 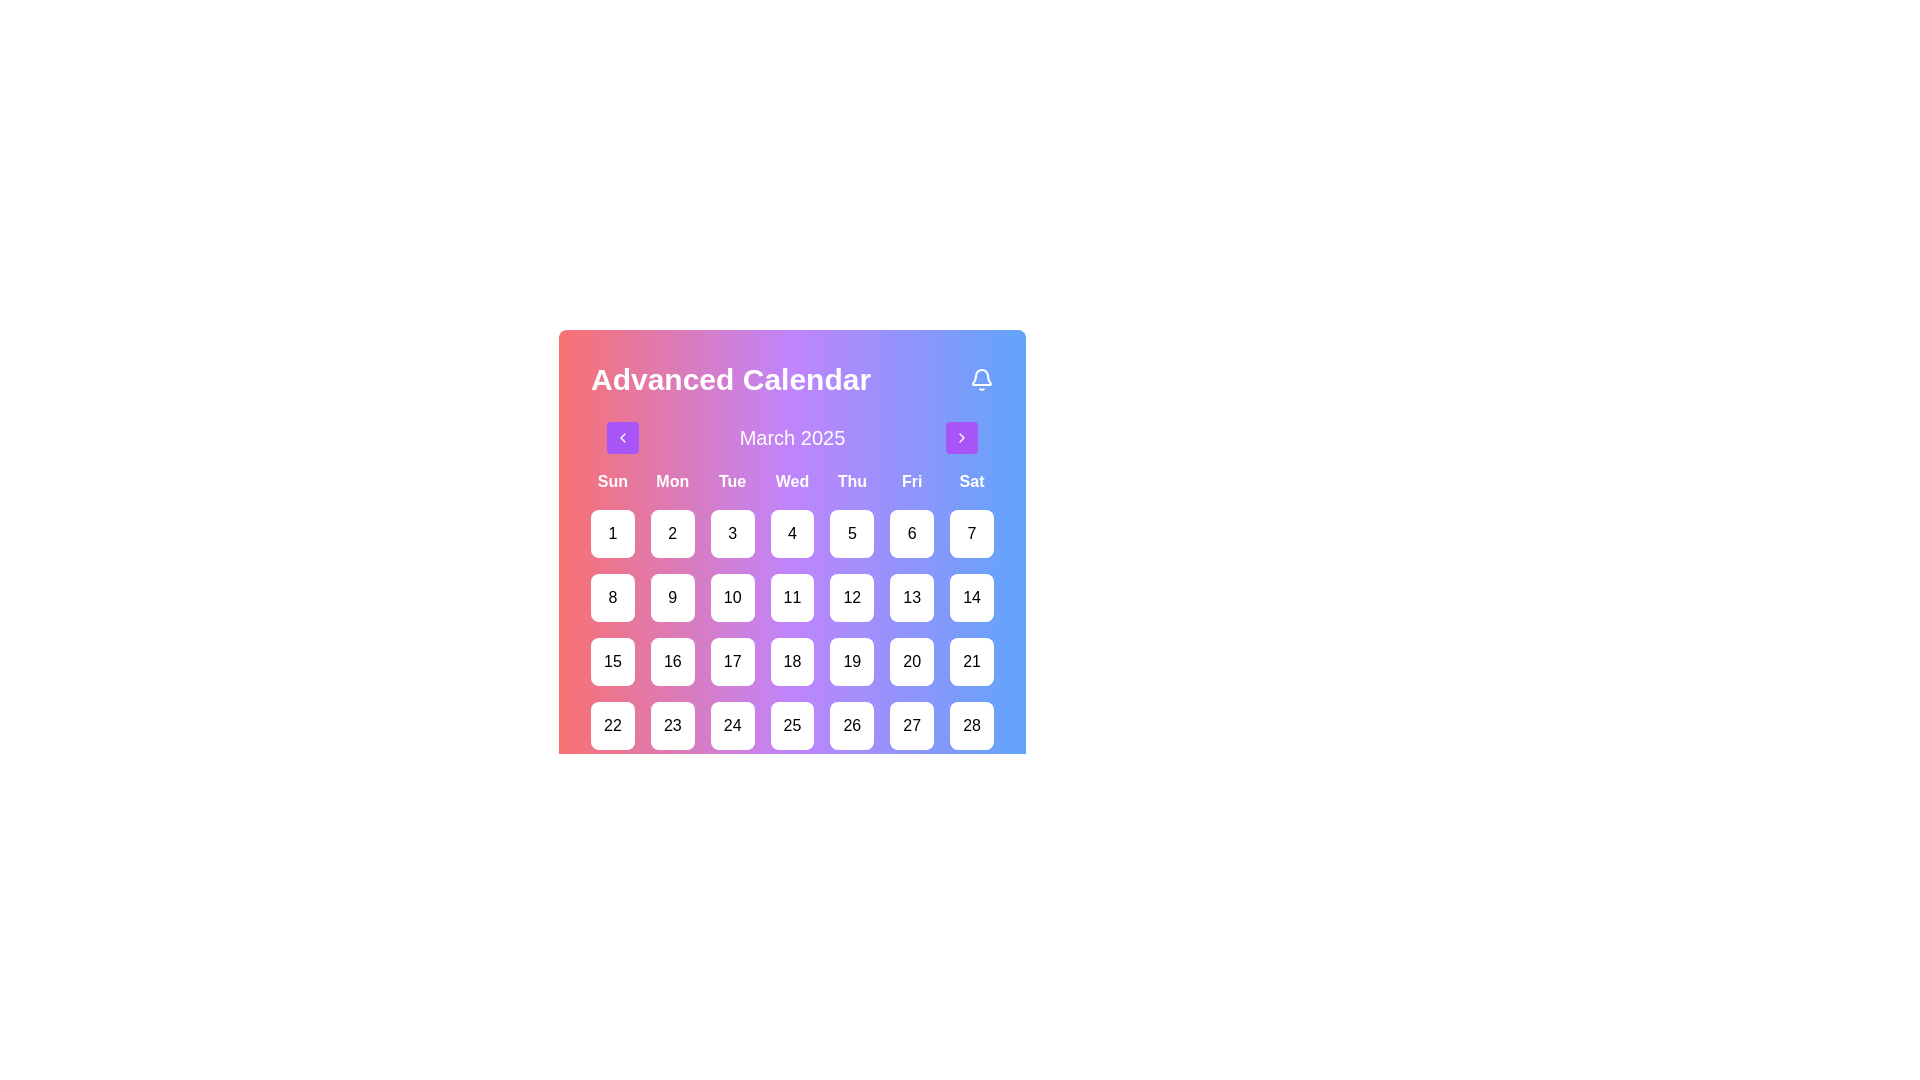 What do you see at coordinates (611, 725) in the screenshot?
I see `the Button-like text block representing the date '22' in the calendar for keyboard navigation` at bounding box center [611, 725].